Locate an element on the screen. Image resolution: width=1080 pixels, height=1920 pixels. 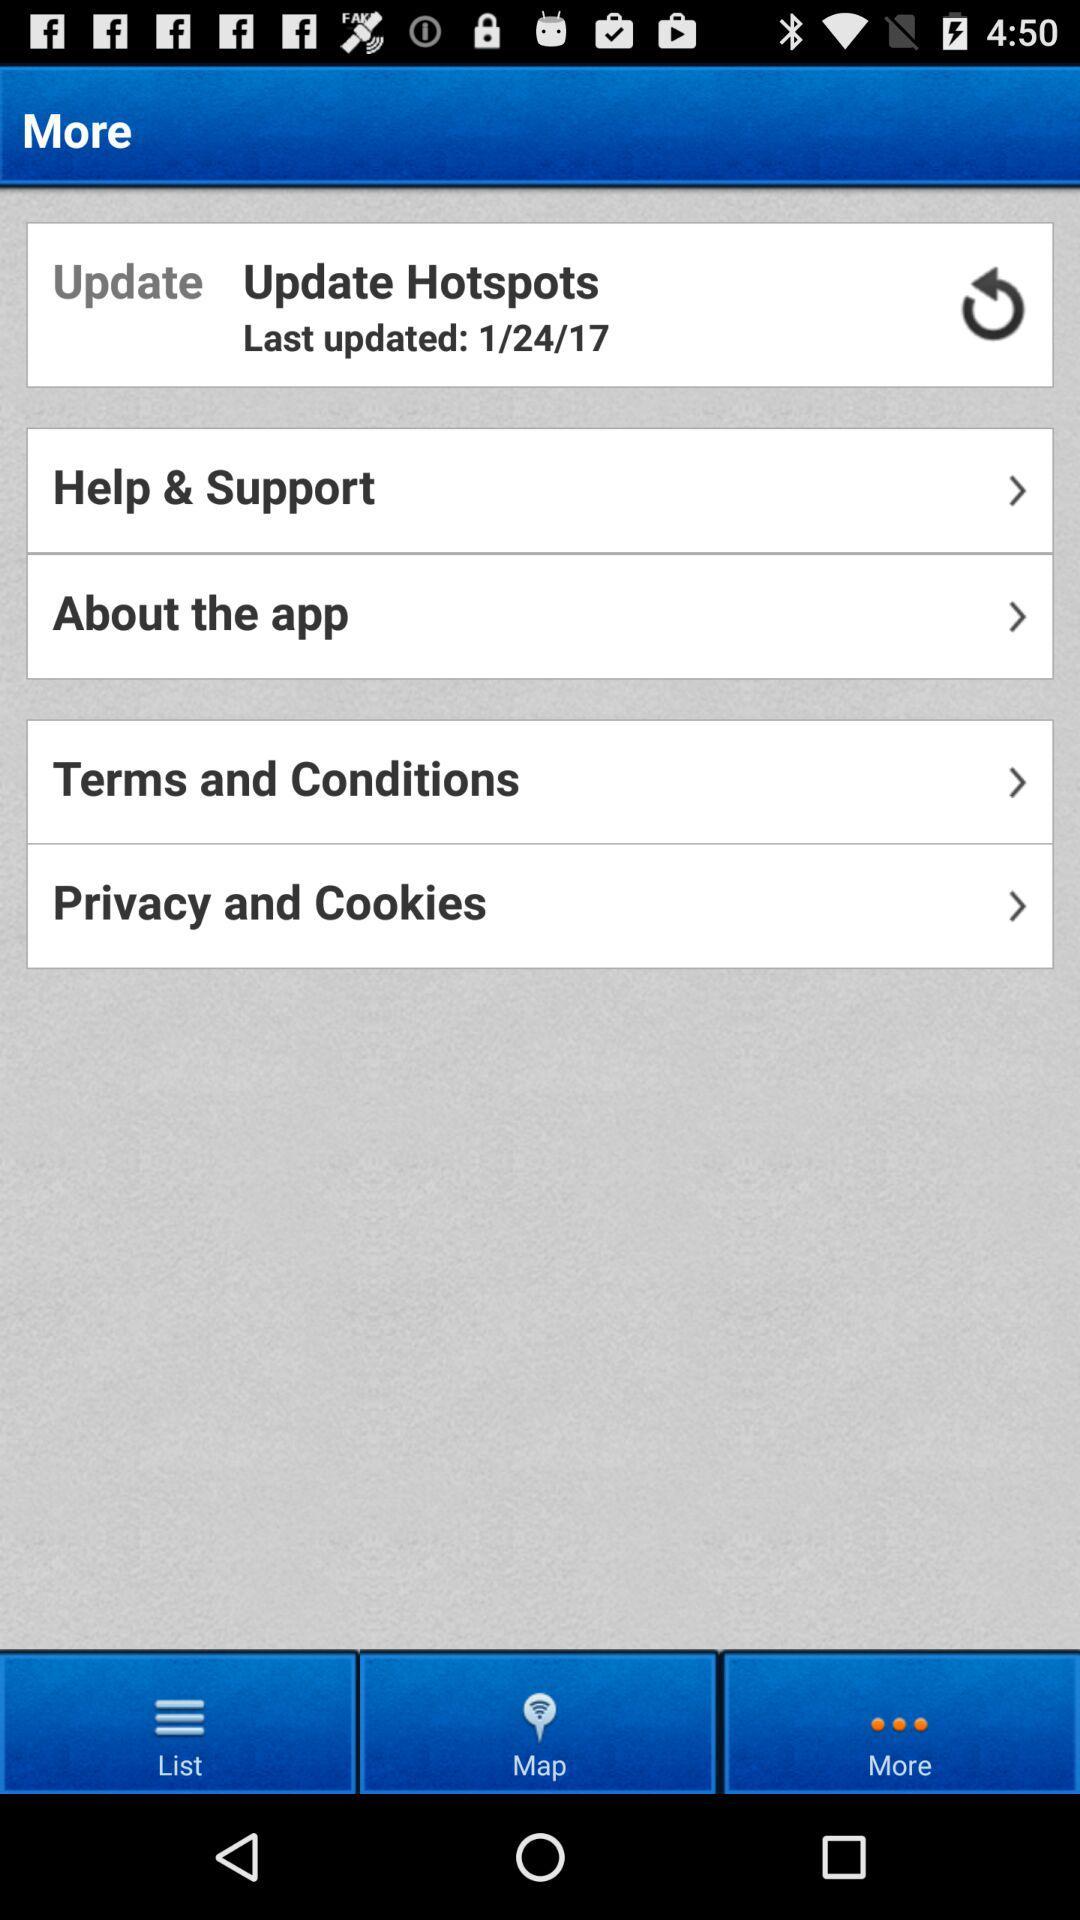
the item above the privacy and cookies is located at coordinates (540, 781).